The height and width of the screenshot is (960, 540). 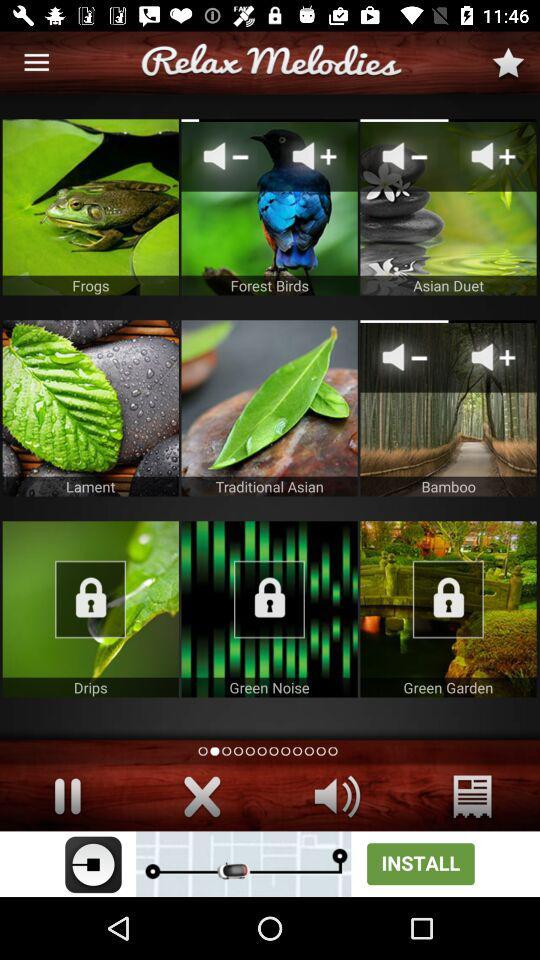 I want to click on leaf image, so click(x=89, y=407).